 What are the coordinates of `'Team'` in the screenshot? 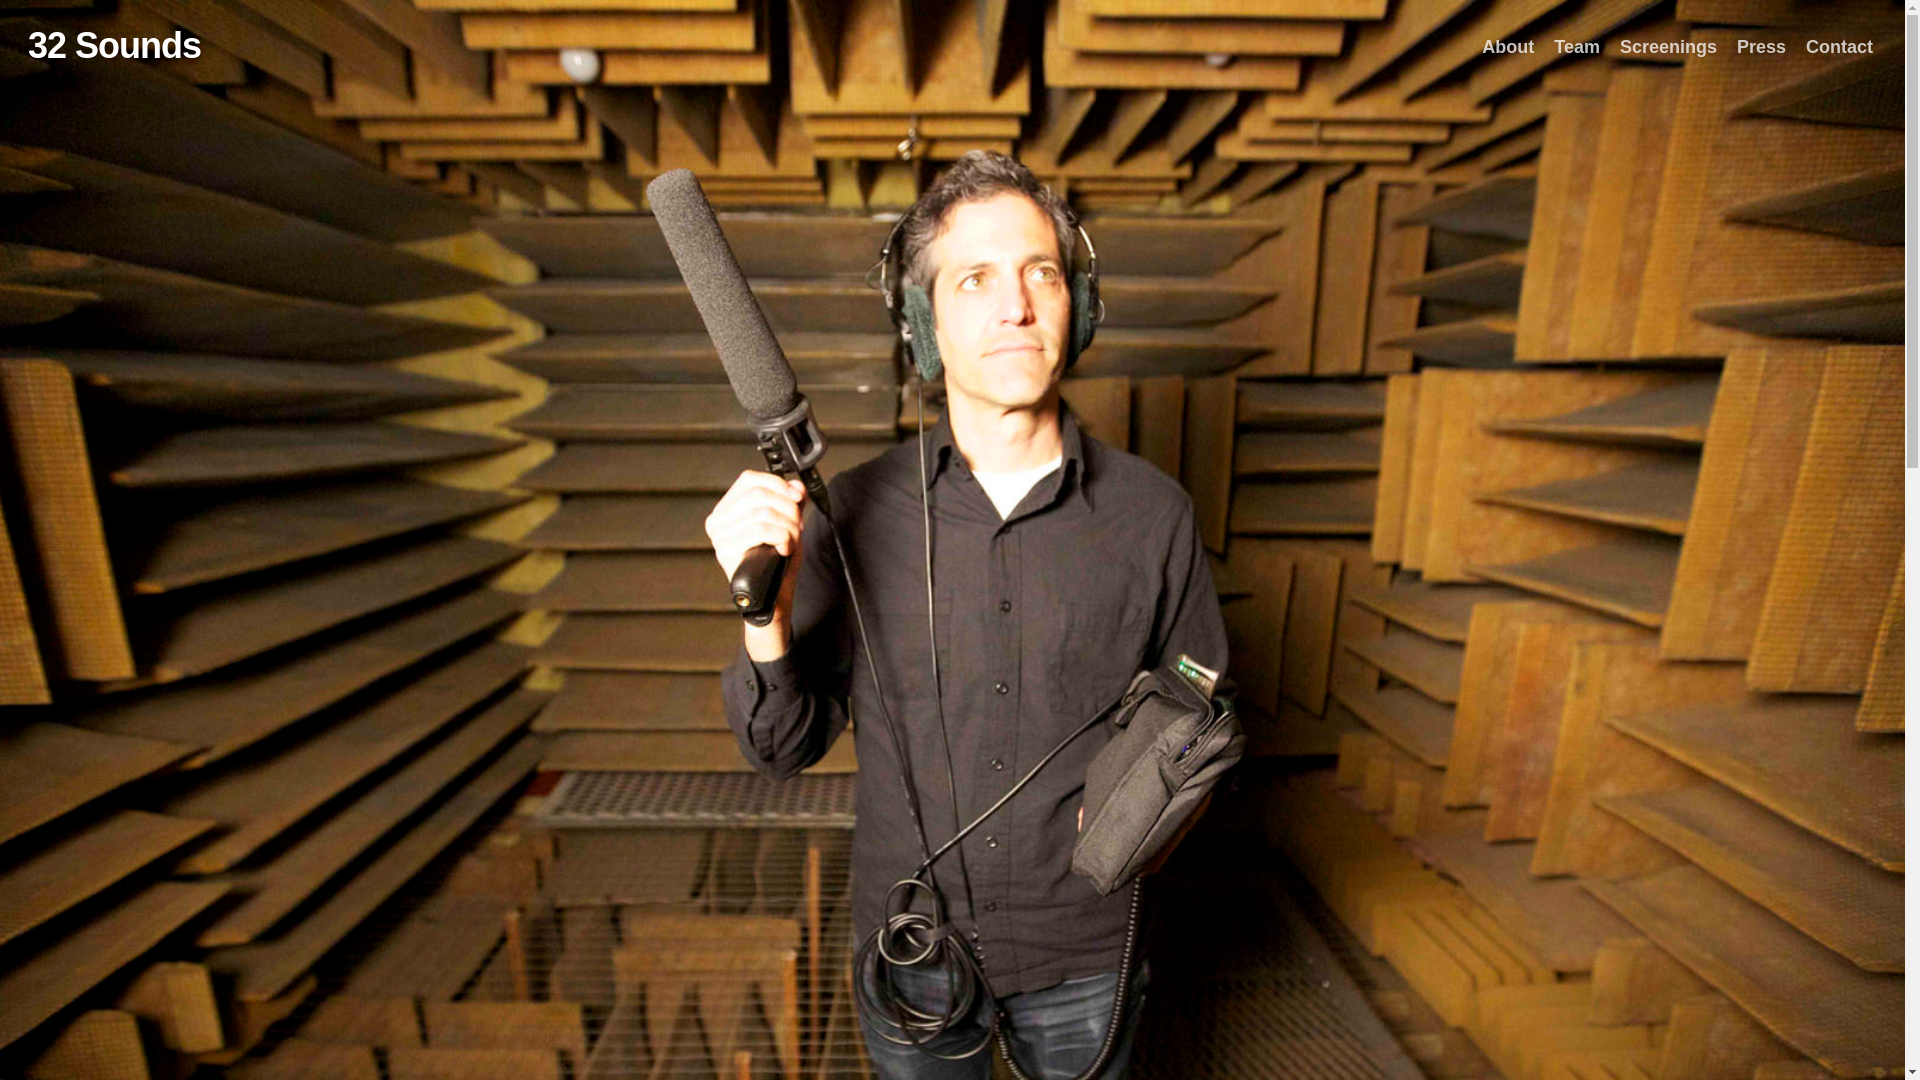 It's located at (1576, 45).